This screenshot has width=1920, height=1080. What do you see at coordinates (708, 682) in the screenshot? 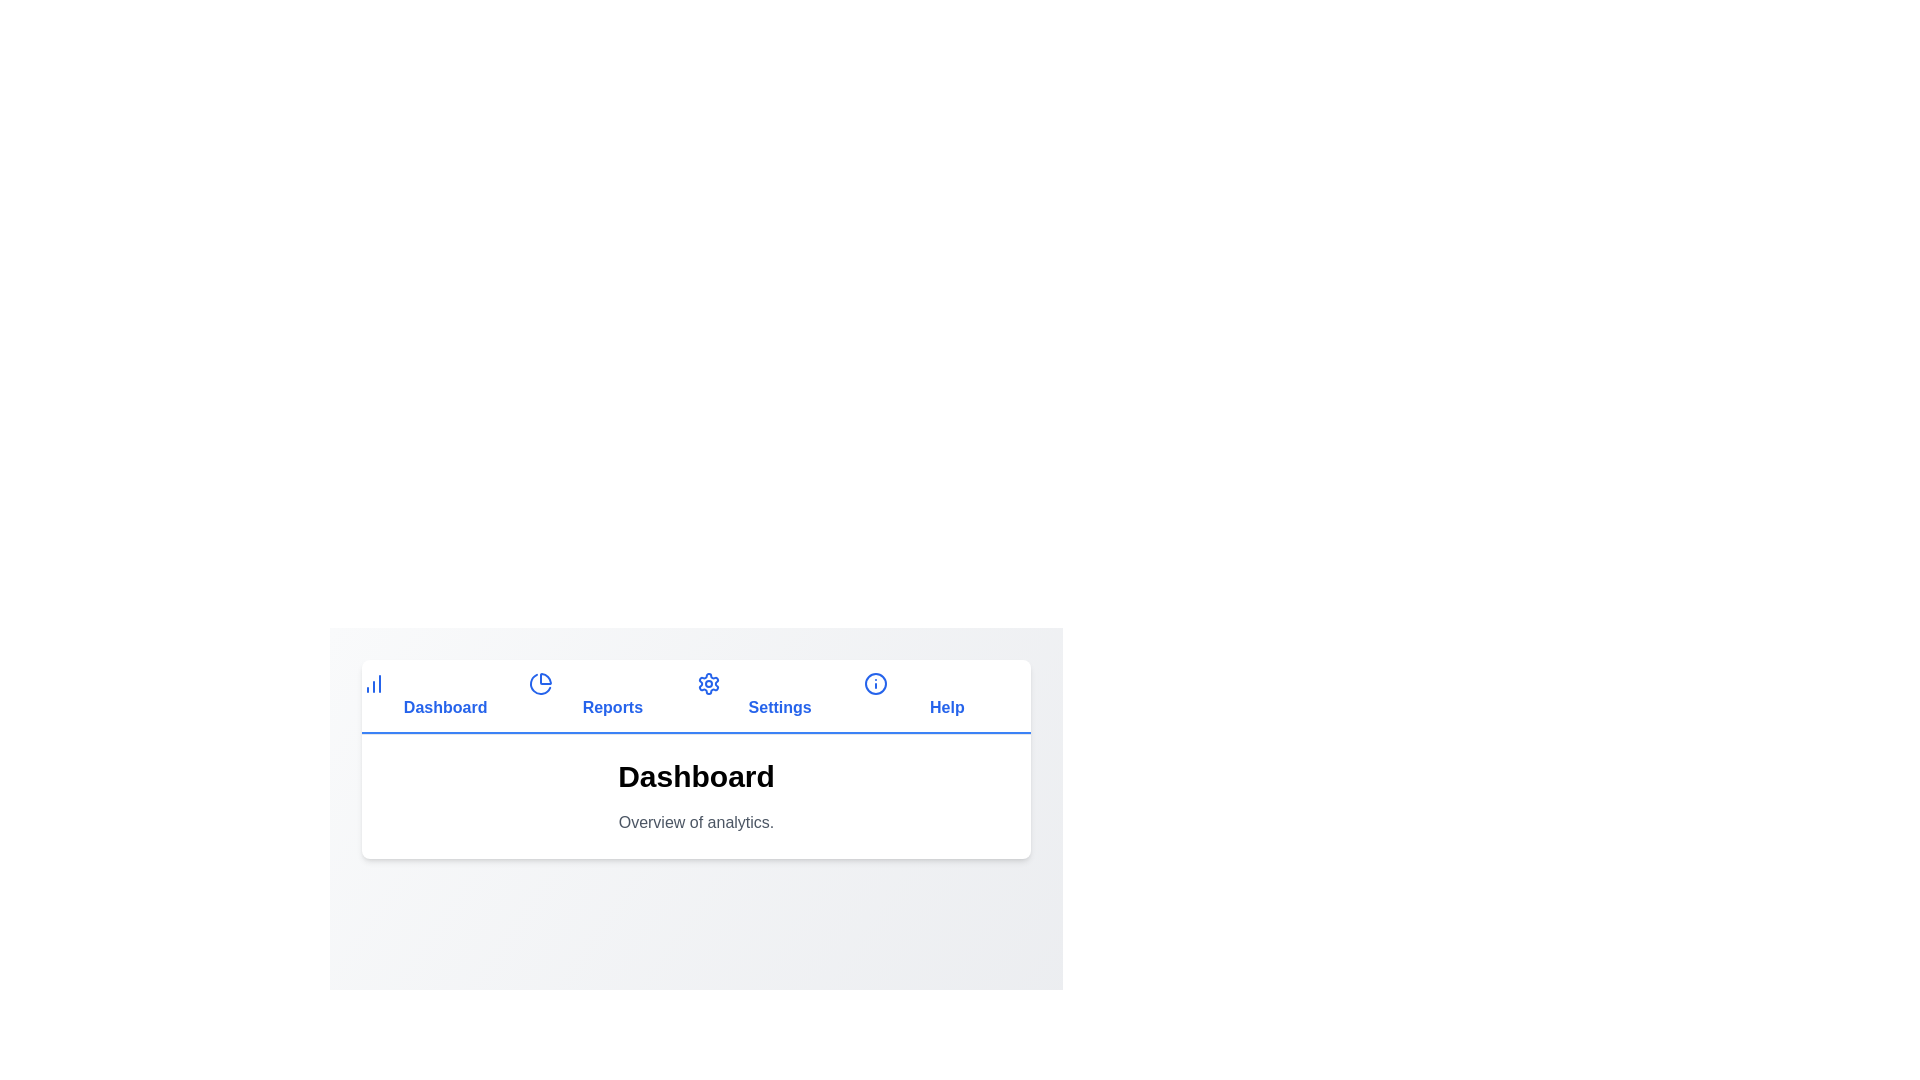
I see `the blue cogwheel icon in the settings tab of the navigation bar` at bounding box center [708, 682].